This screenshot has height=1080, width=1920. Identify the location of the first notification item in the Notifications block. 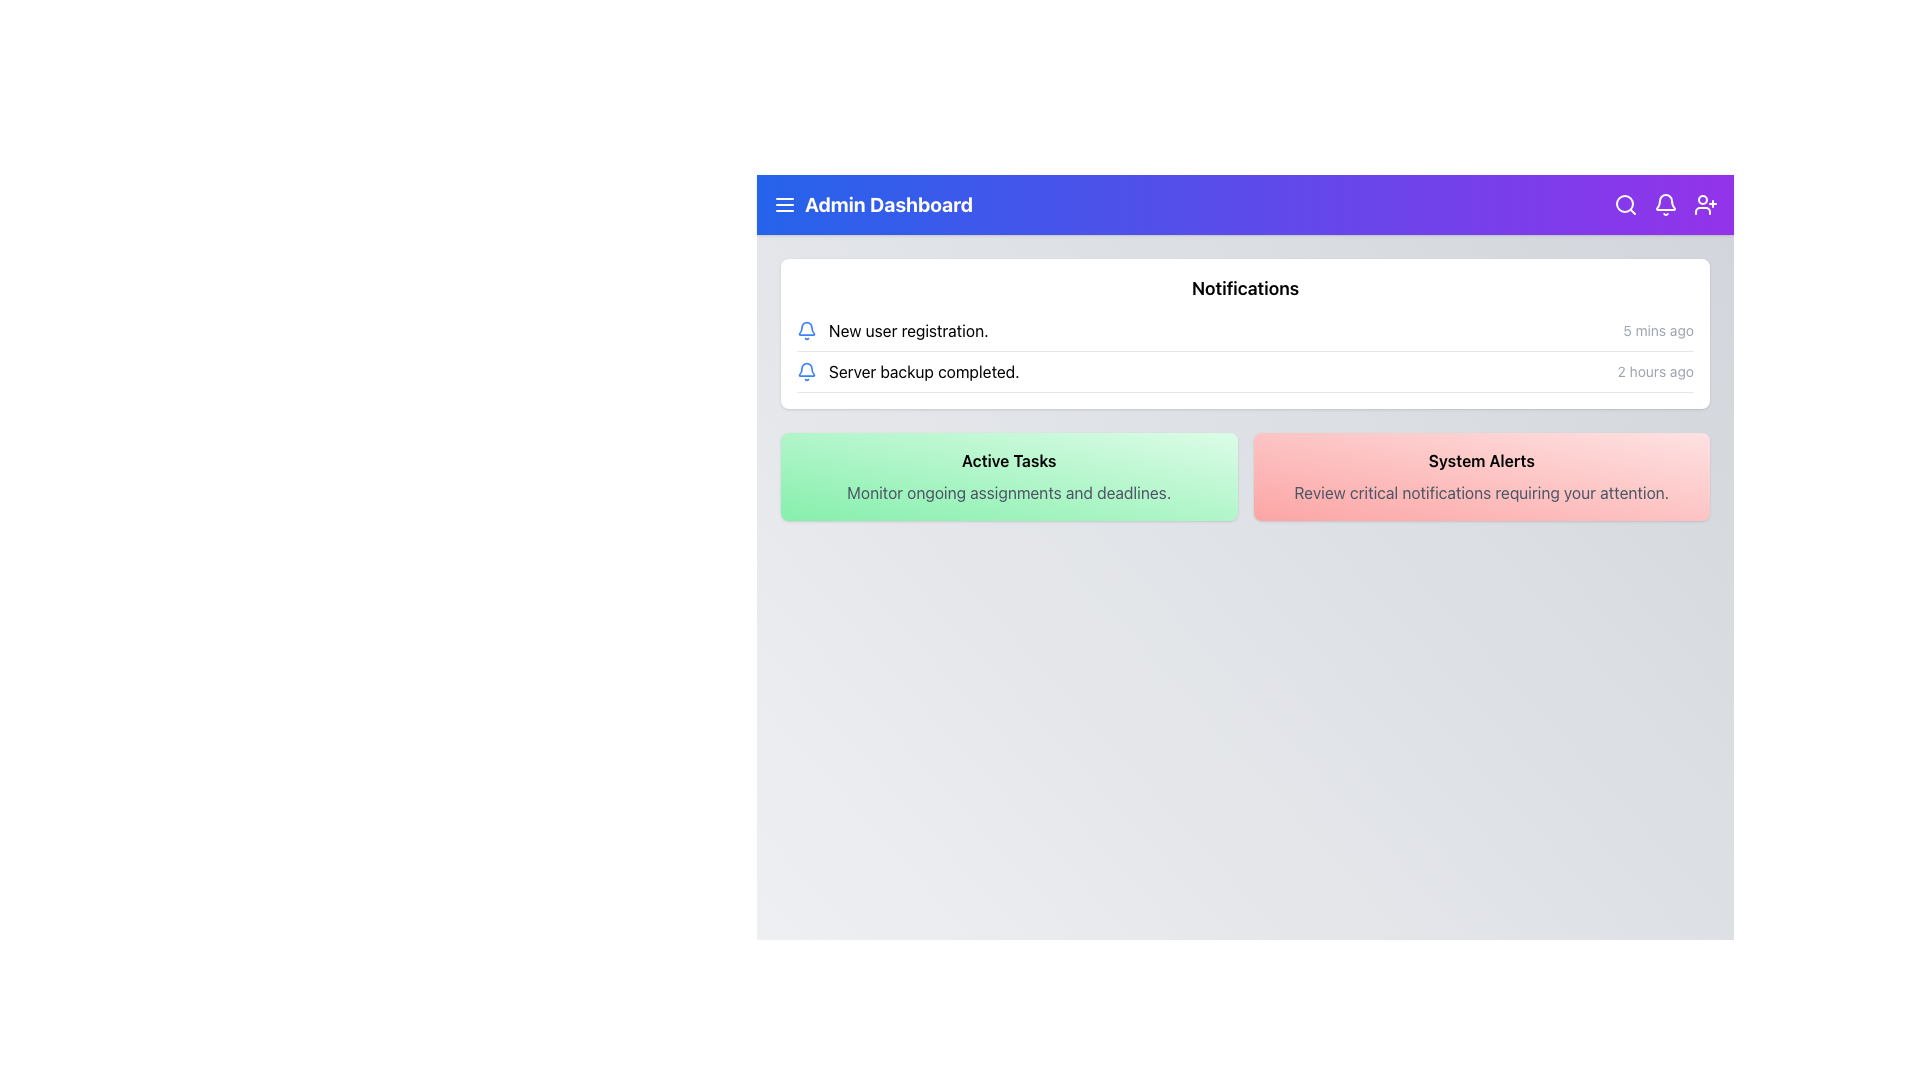
(891, 330).